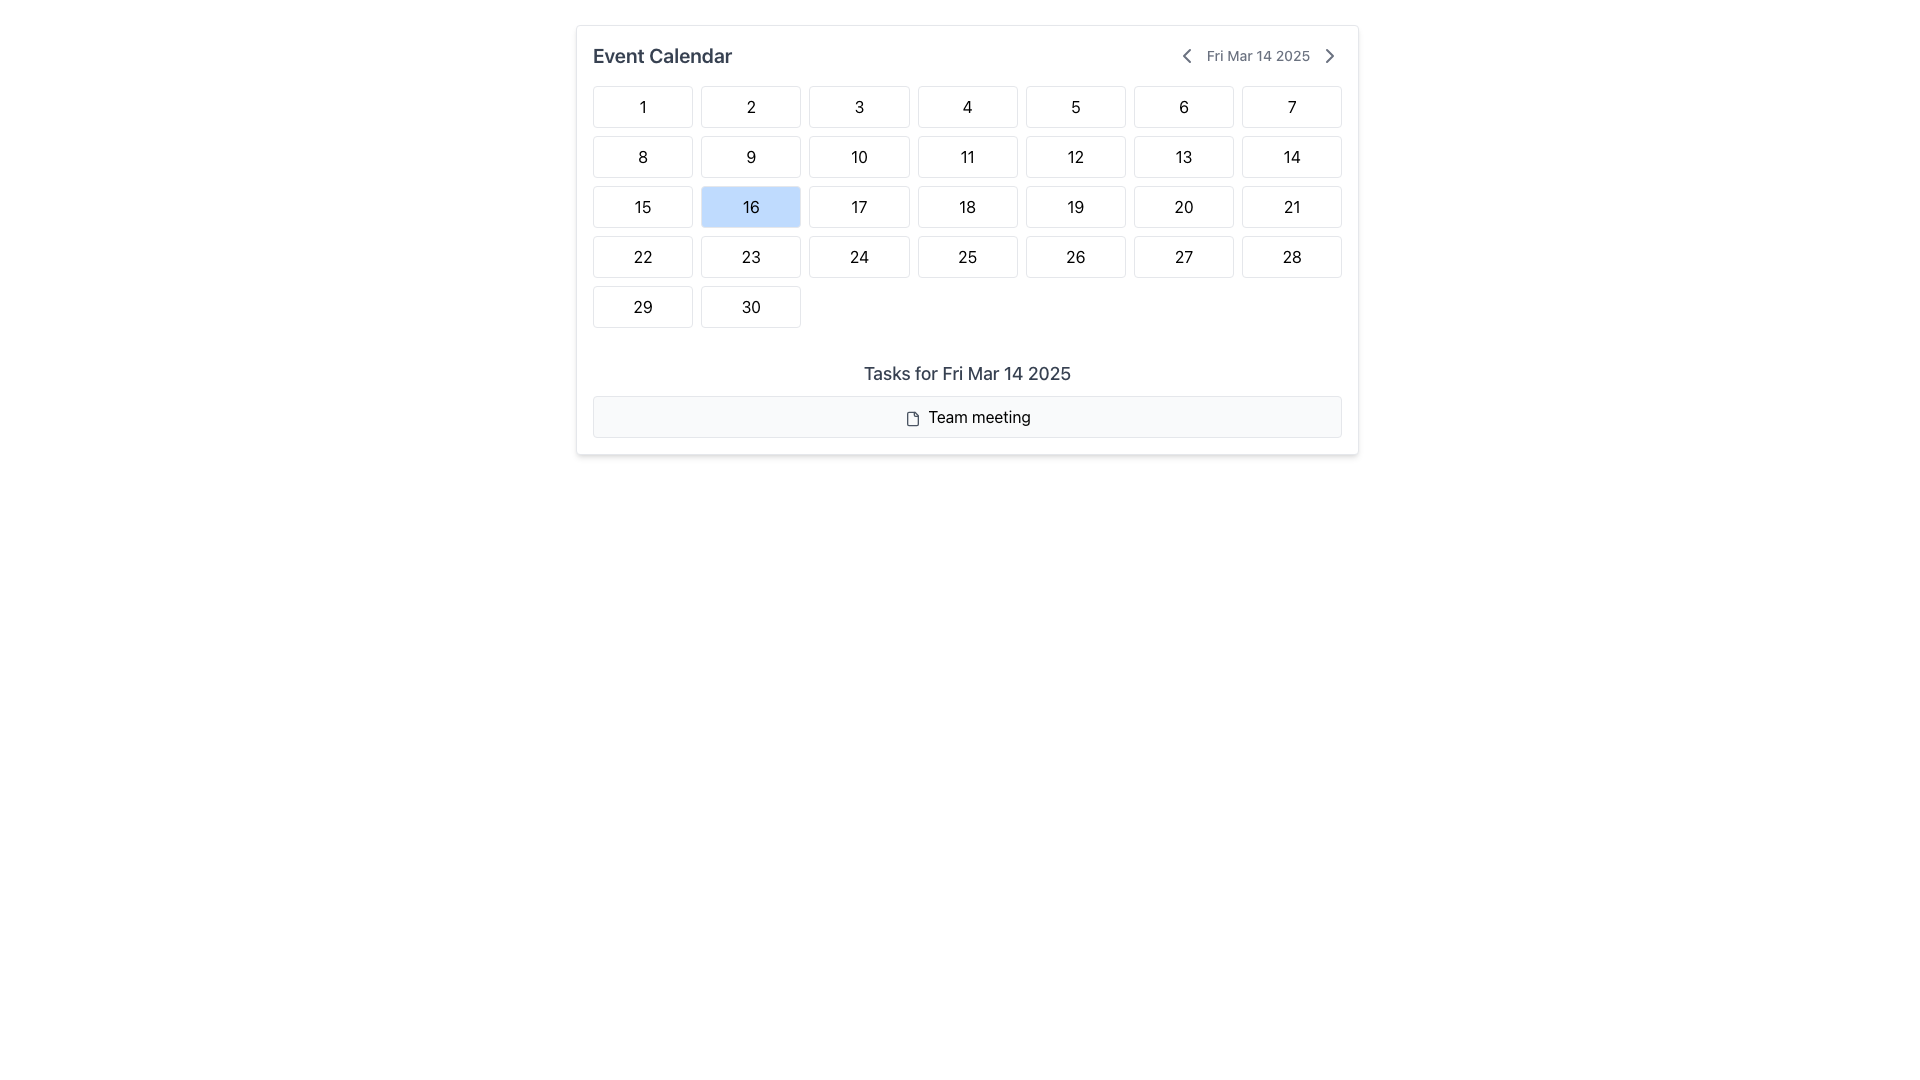 The image size is (1920, 1080). Describe the element at coordinates (1074, 256) in the screenshot. I see `the date button representing '26' in the calendar interface` at that location.